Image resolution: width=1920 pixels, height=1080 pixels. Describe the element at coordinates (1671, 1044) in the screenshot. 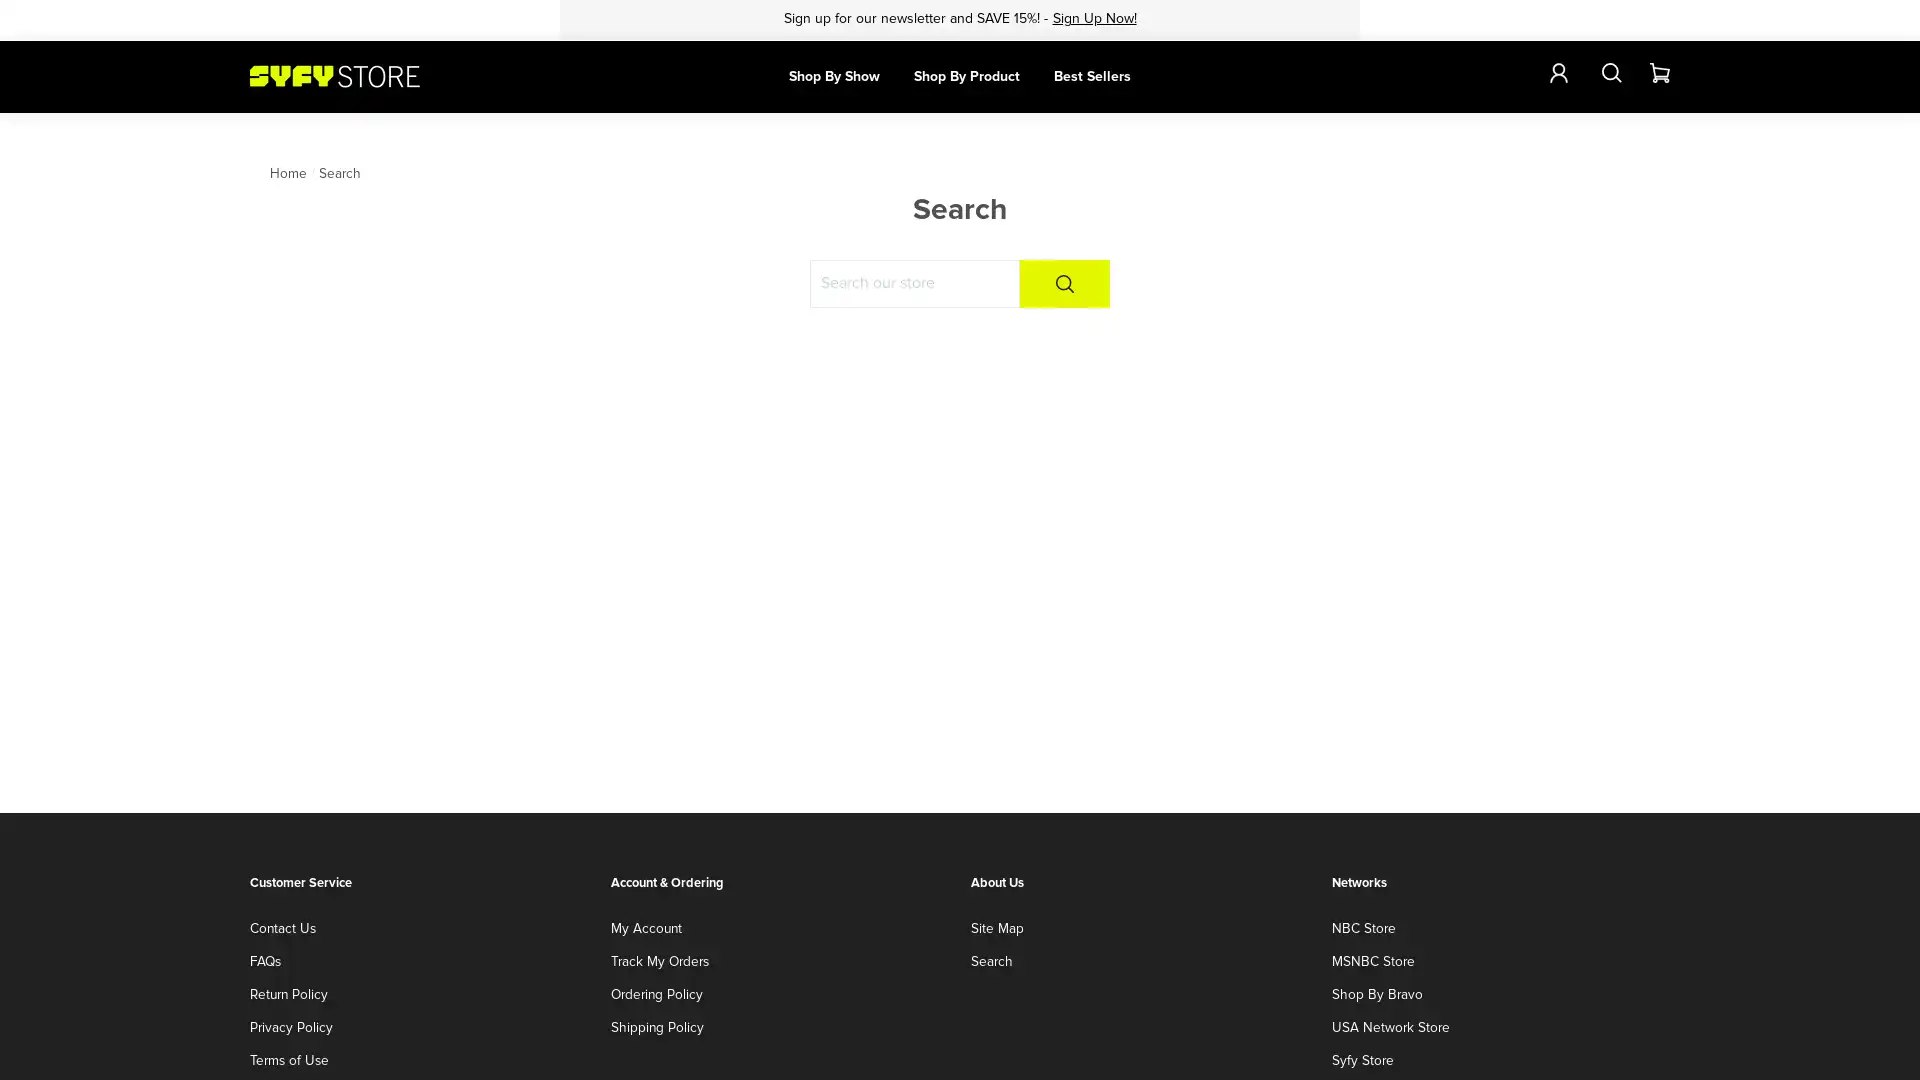

I see `Manage Cookies` at that location.